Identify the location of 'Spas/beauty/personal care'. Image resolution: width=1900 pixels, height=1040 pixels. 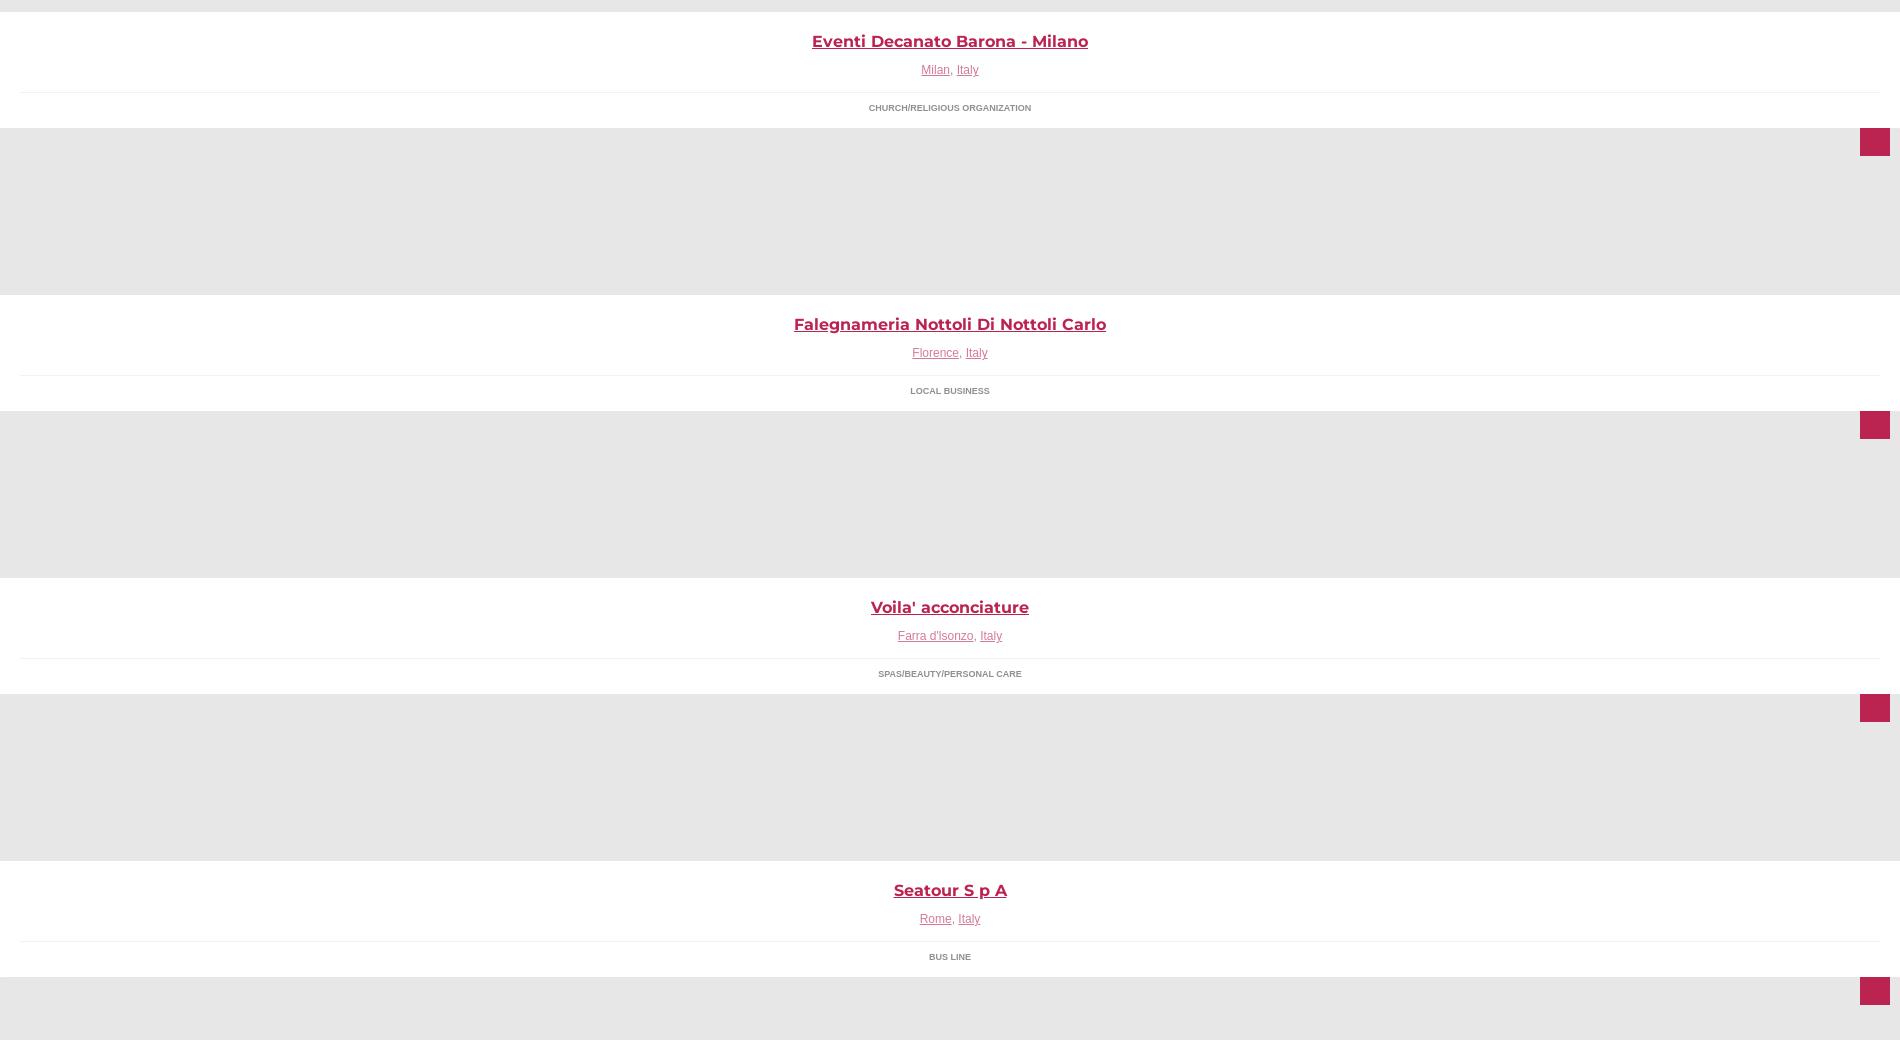
(948, 674).